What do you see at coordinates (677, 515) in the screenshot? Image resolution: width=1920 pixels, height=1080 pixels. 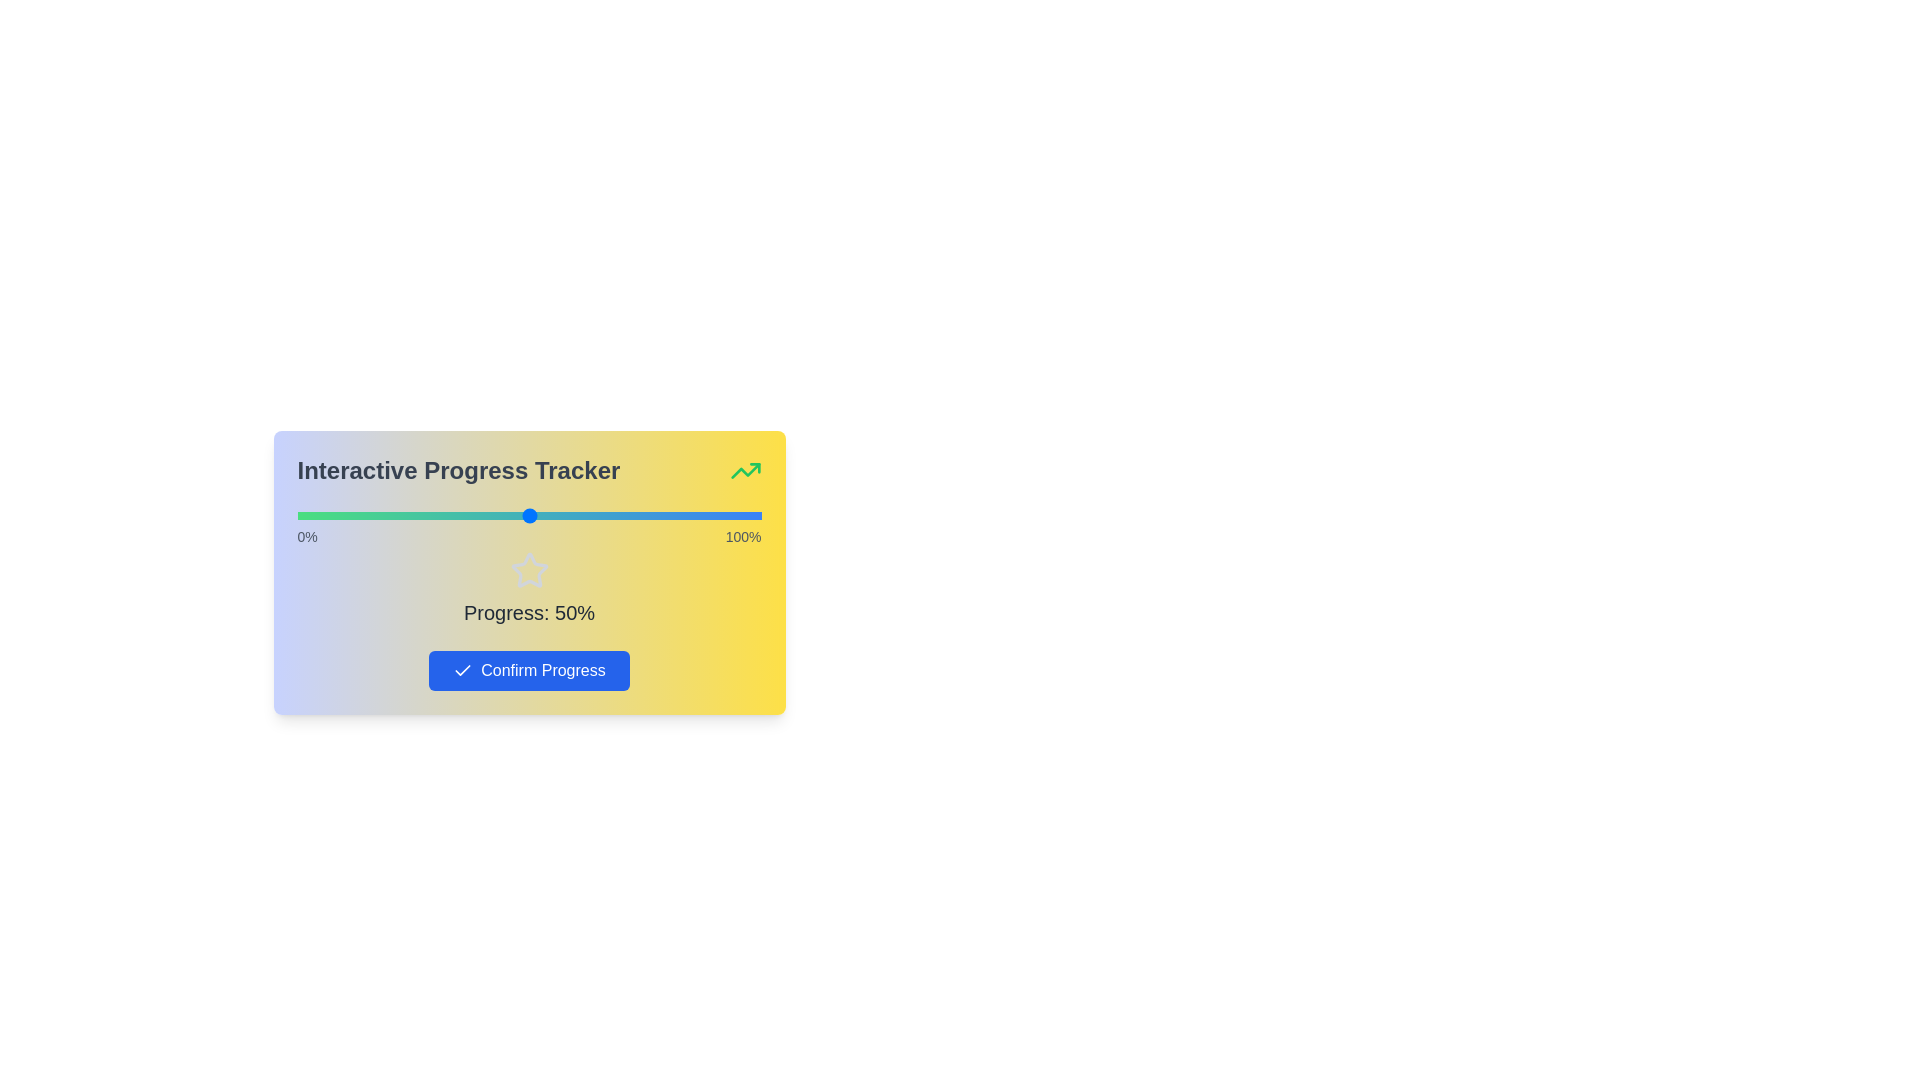 I see `the slider to set the progress percentage to 82` at bounding box center [677, 515].